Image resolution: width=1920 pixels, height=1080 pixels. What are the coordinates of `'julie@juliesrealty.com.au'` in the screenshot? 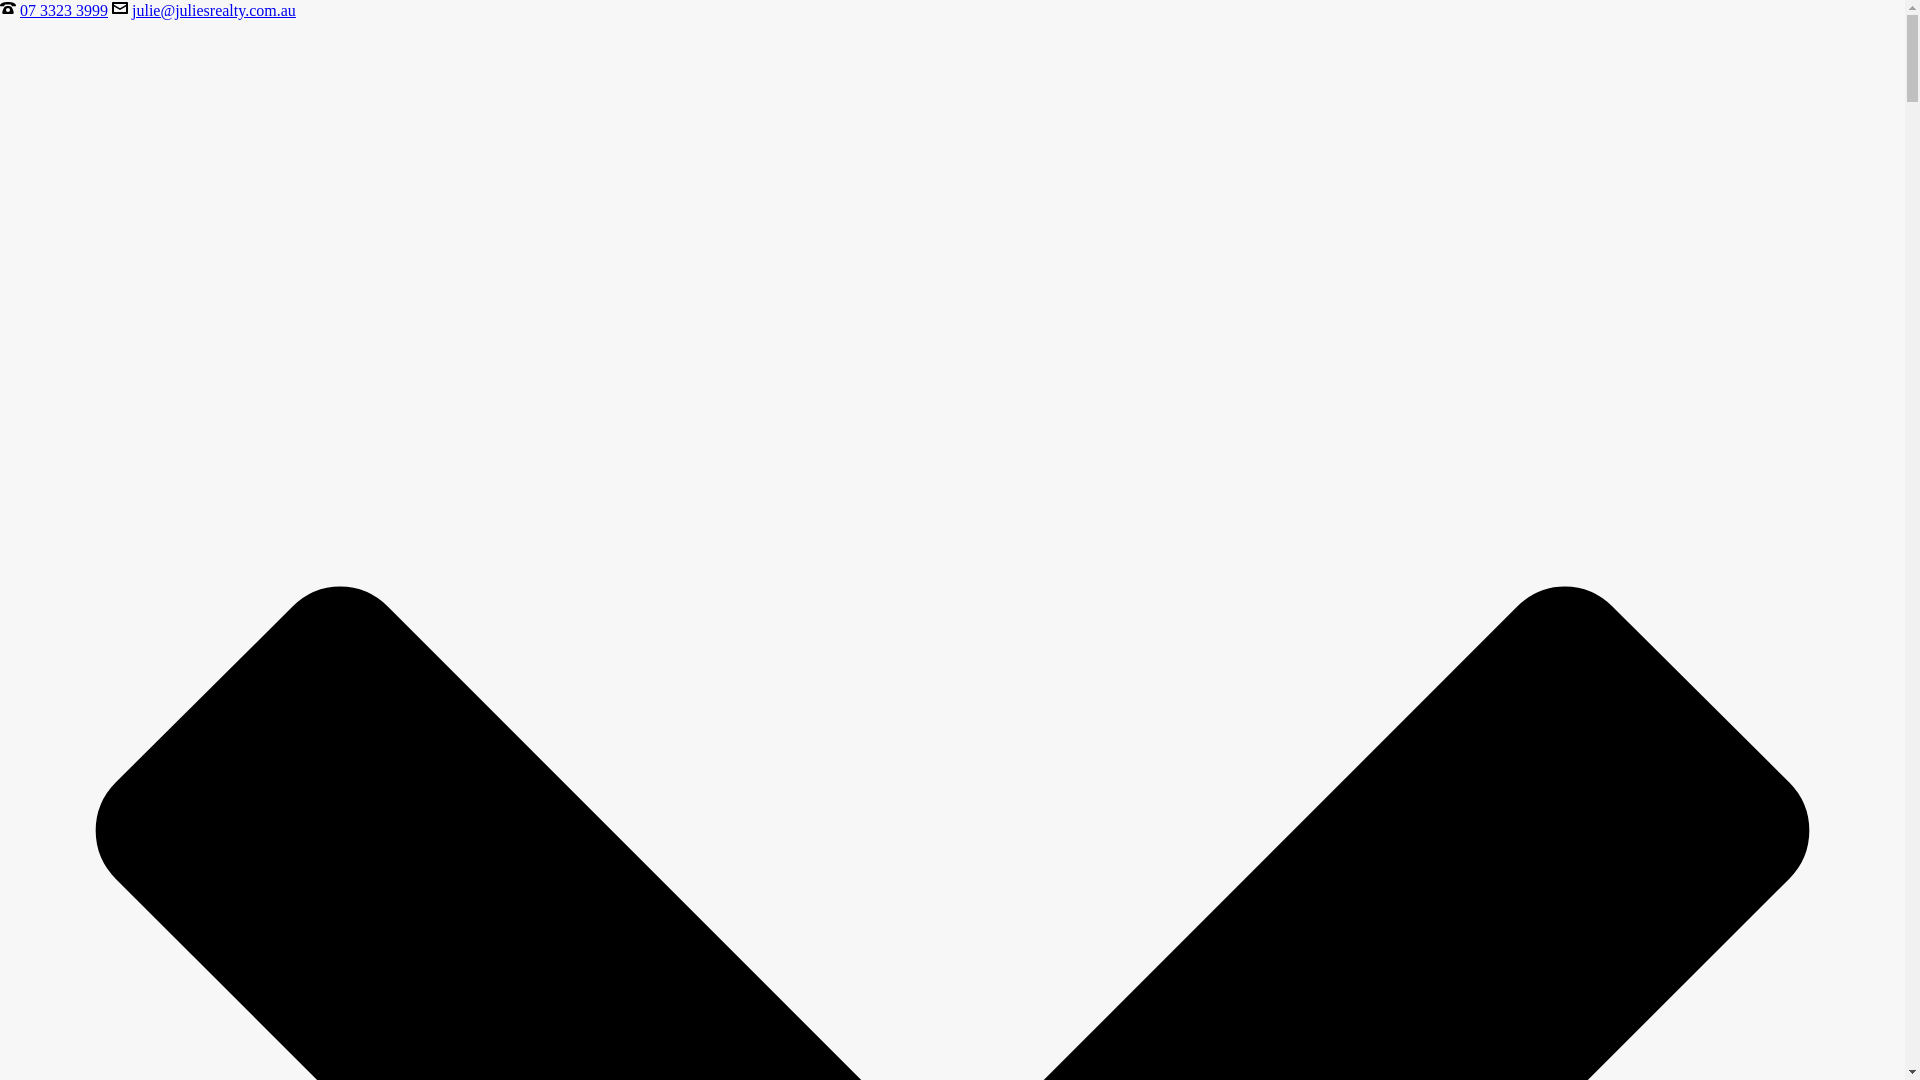 It's located at (131, 10).